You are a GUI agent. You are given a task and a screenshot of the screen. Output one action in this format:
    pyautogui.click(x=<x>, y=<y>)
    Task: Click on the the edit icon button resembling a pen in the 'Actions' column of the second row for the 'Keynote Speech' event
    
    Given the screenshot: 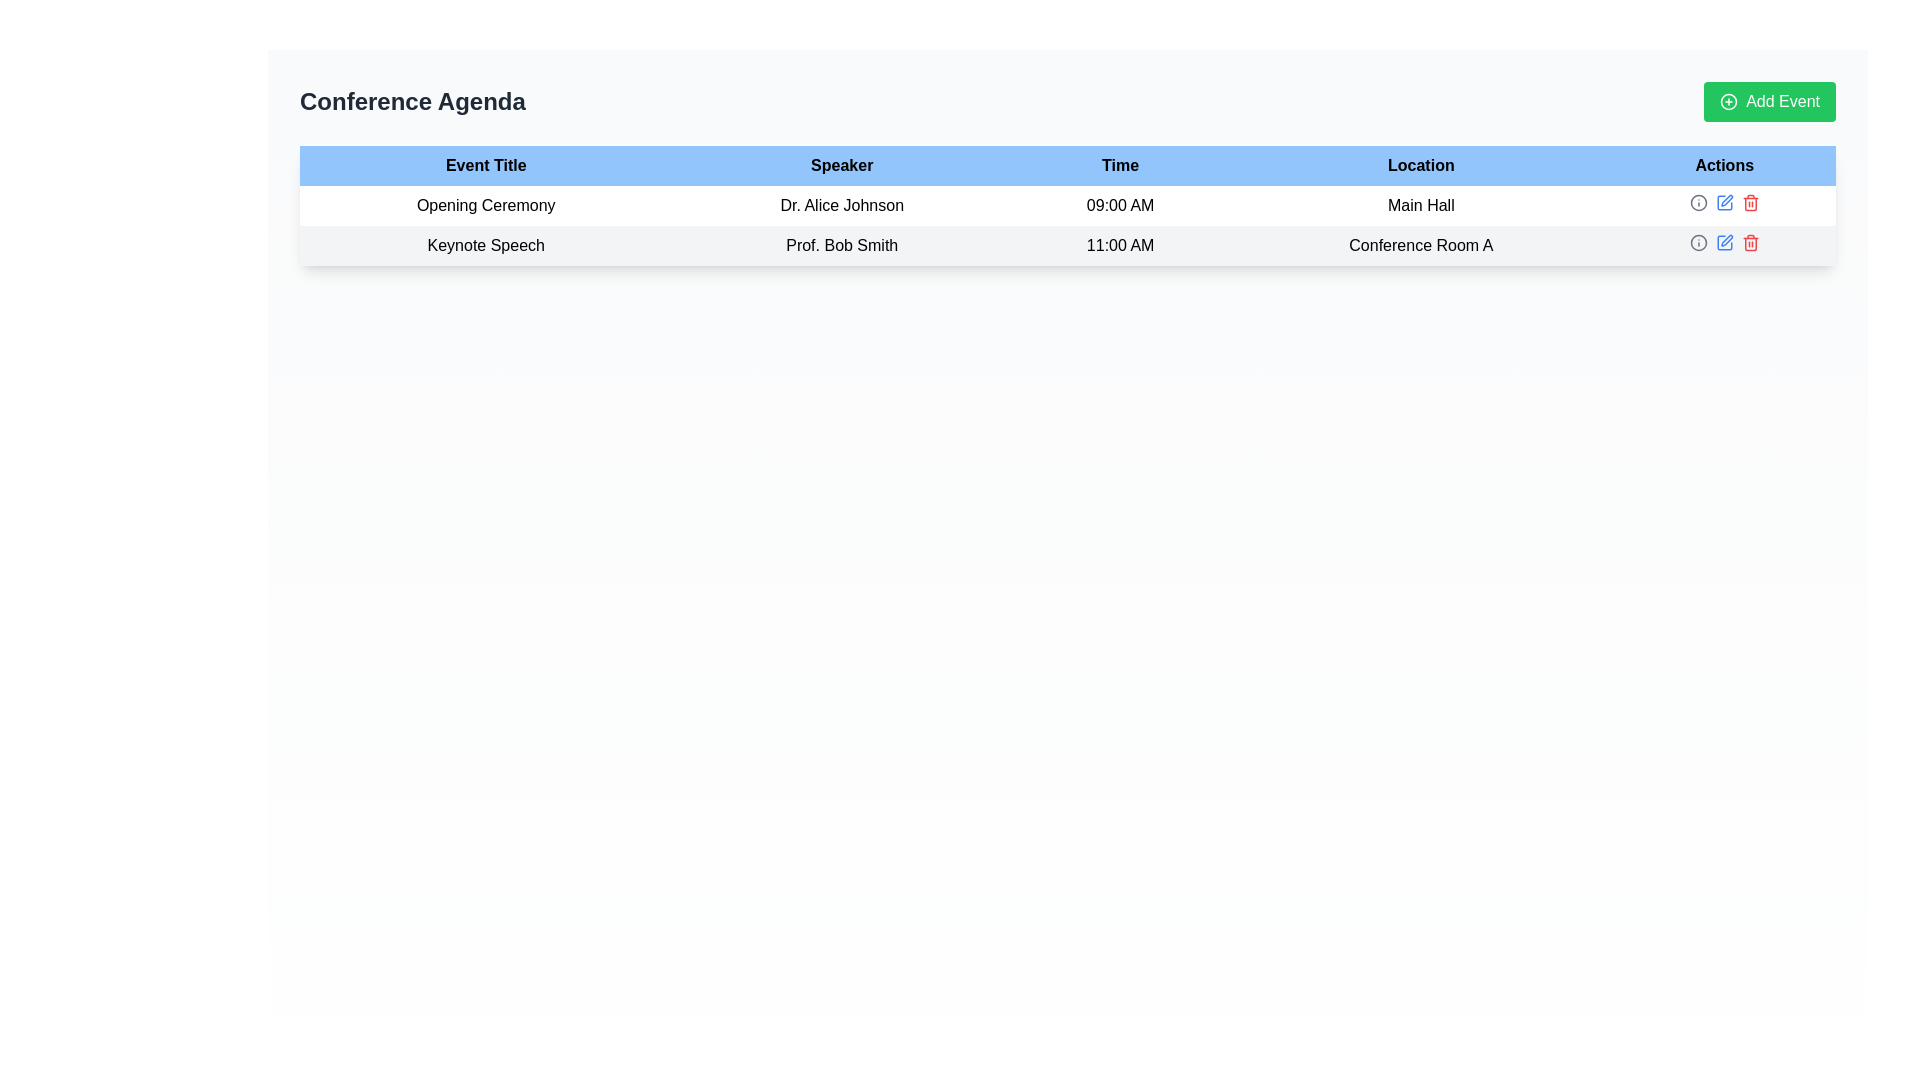 What is the action you would take?
    pyautogui.click(x=1726, y=239)
    